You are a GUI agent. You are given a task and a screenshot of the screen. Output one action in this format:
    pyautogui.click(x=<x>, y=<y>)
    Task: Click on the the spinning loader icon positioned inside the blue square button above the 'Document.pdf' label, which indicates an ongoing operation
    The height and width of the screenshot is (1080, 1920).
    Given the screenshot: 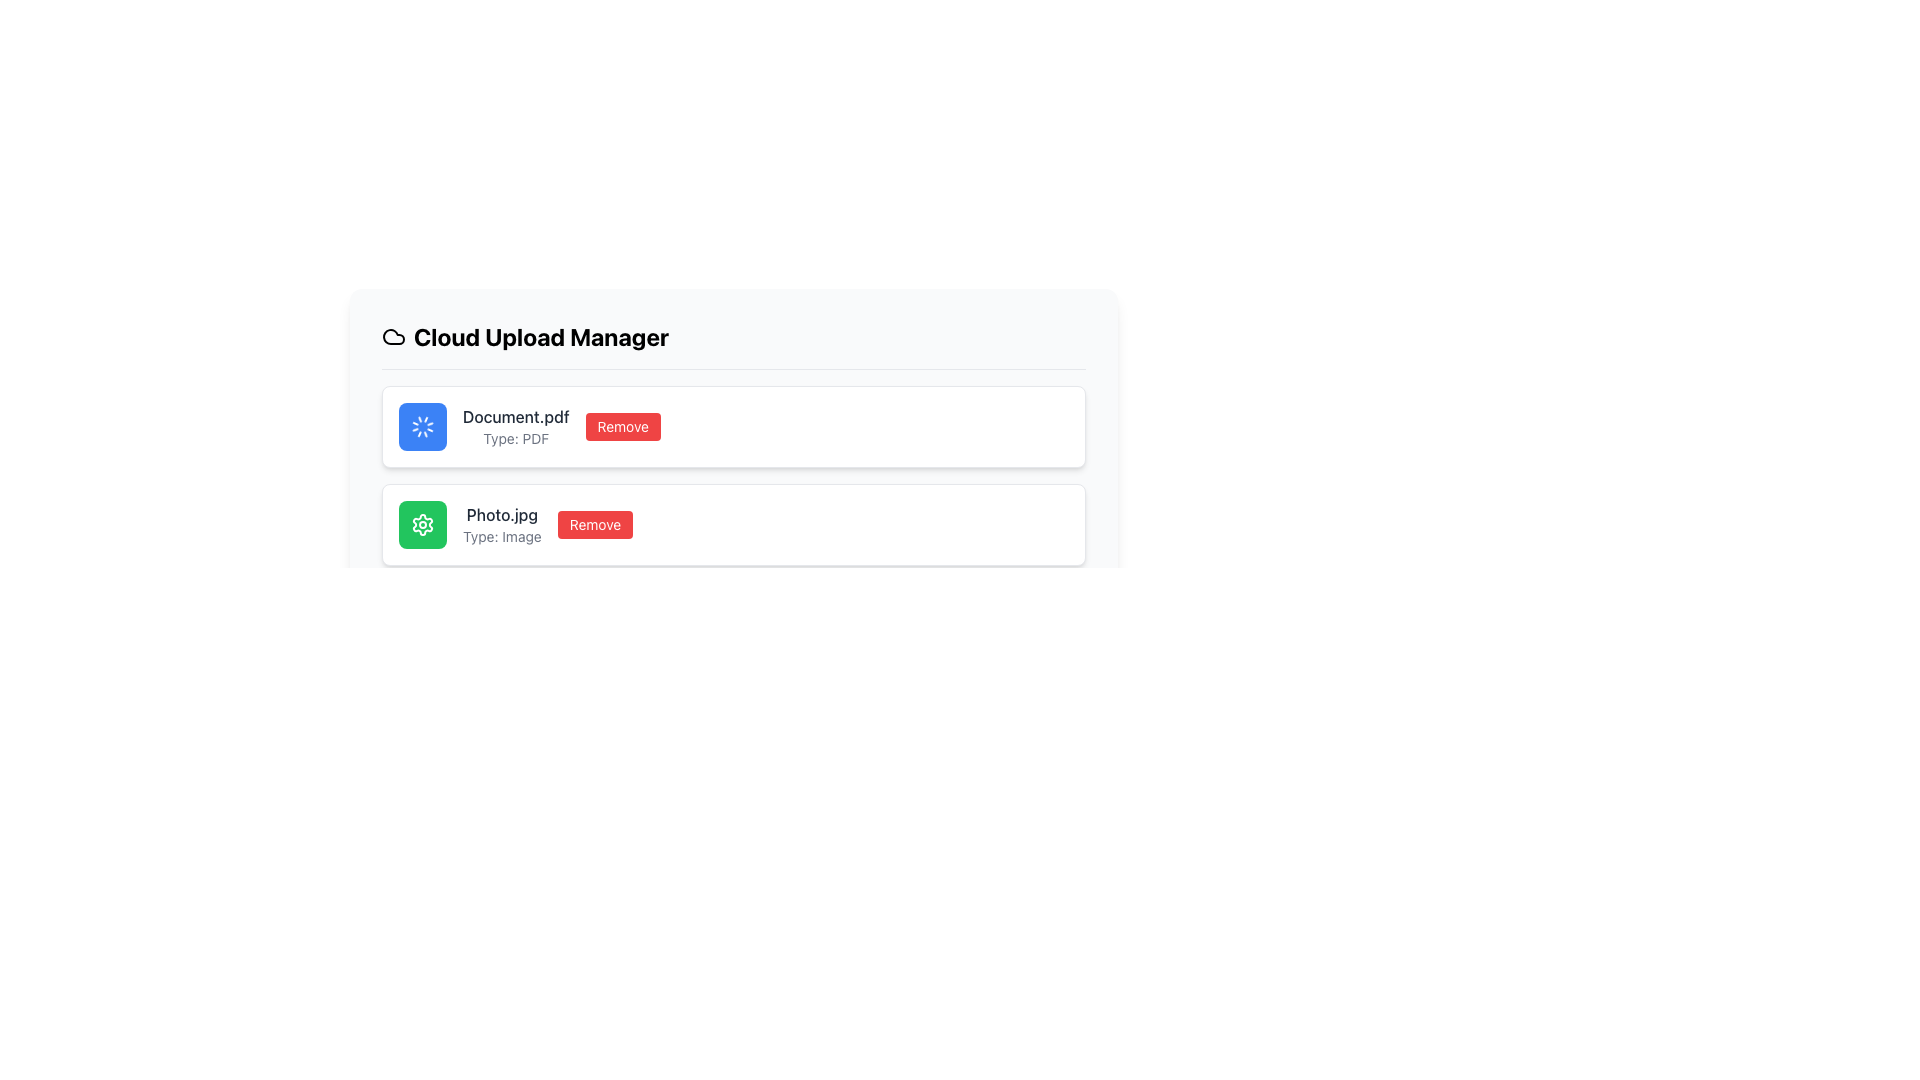 What is the action you would take?
    pyautogui.click(x=421, y=426)
    